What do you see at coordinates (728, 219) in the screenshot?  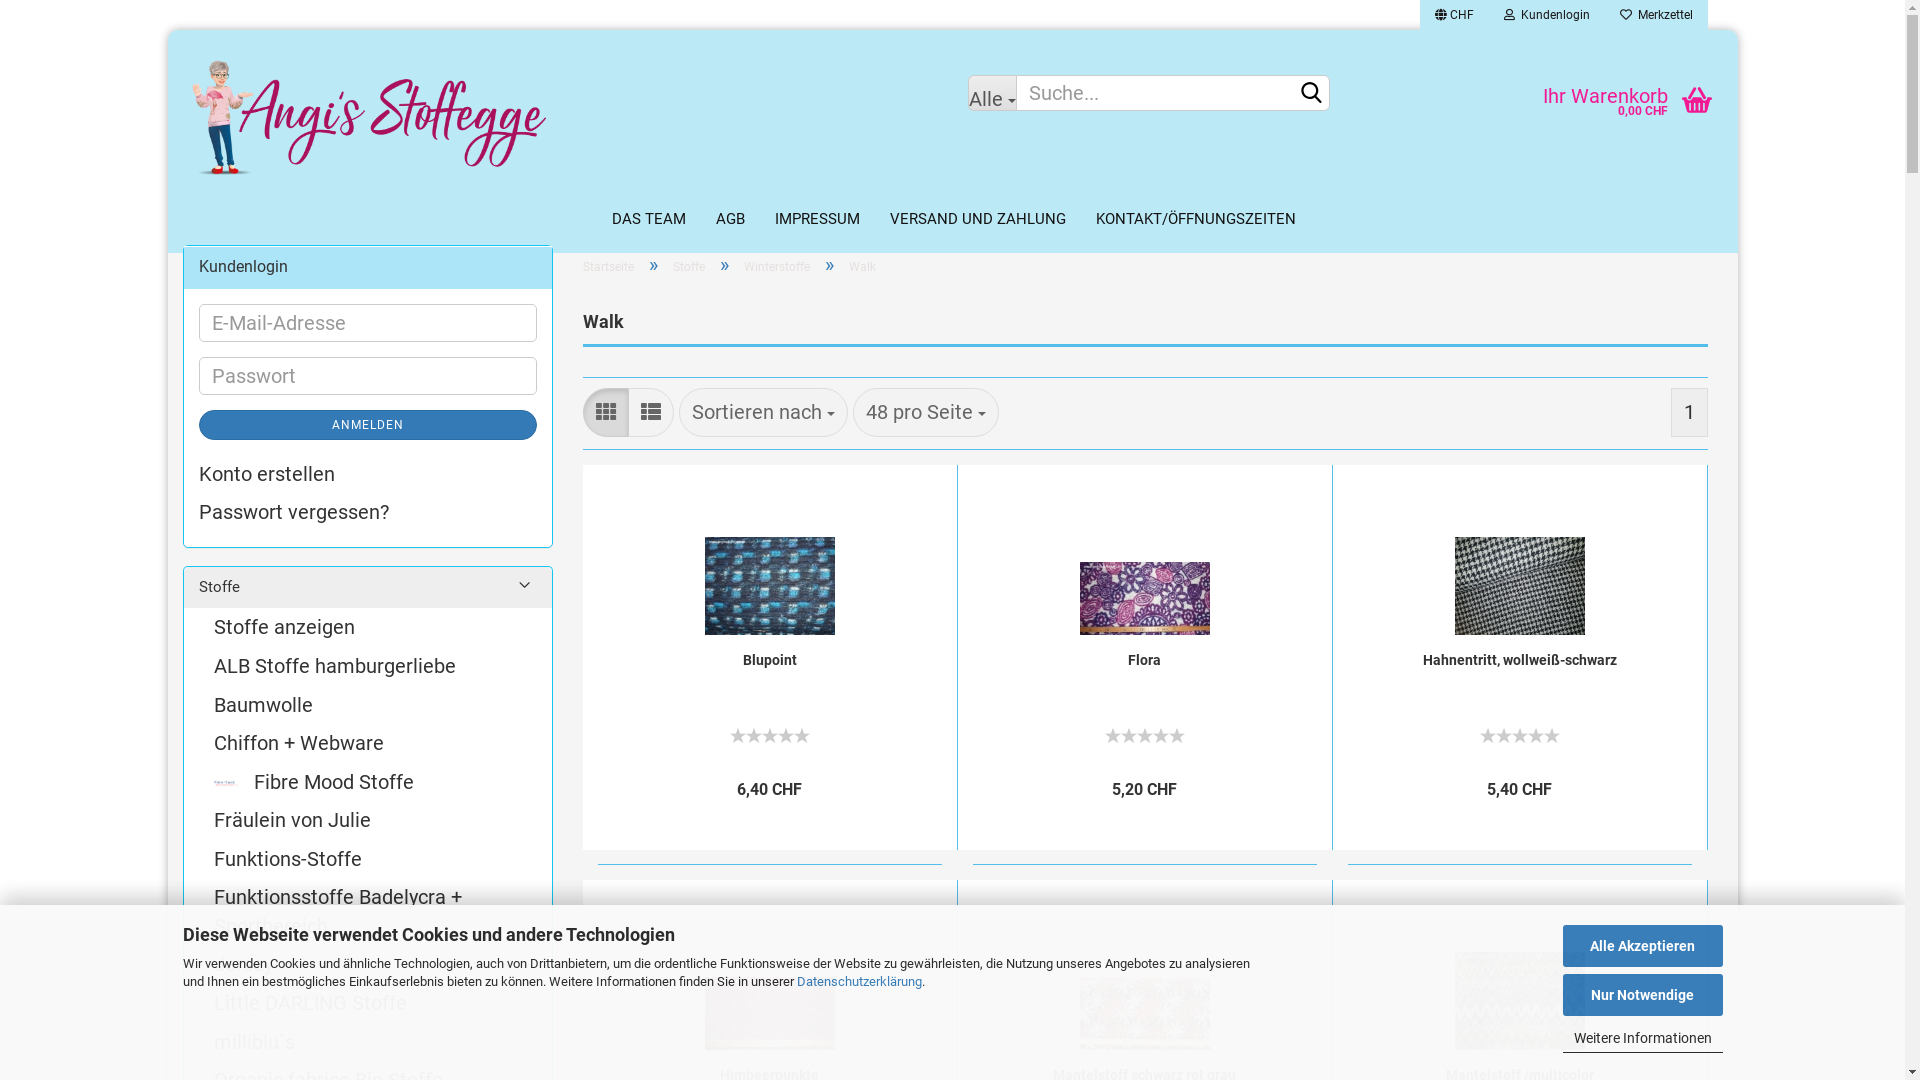 I see `'AGB'` at bounding box center [728, 219].